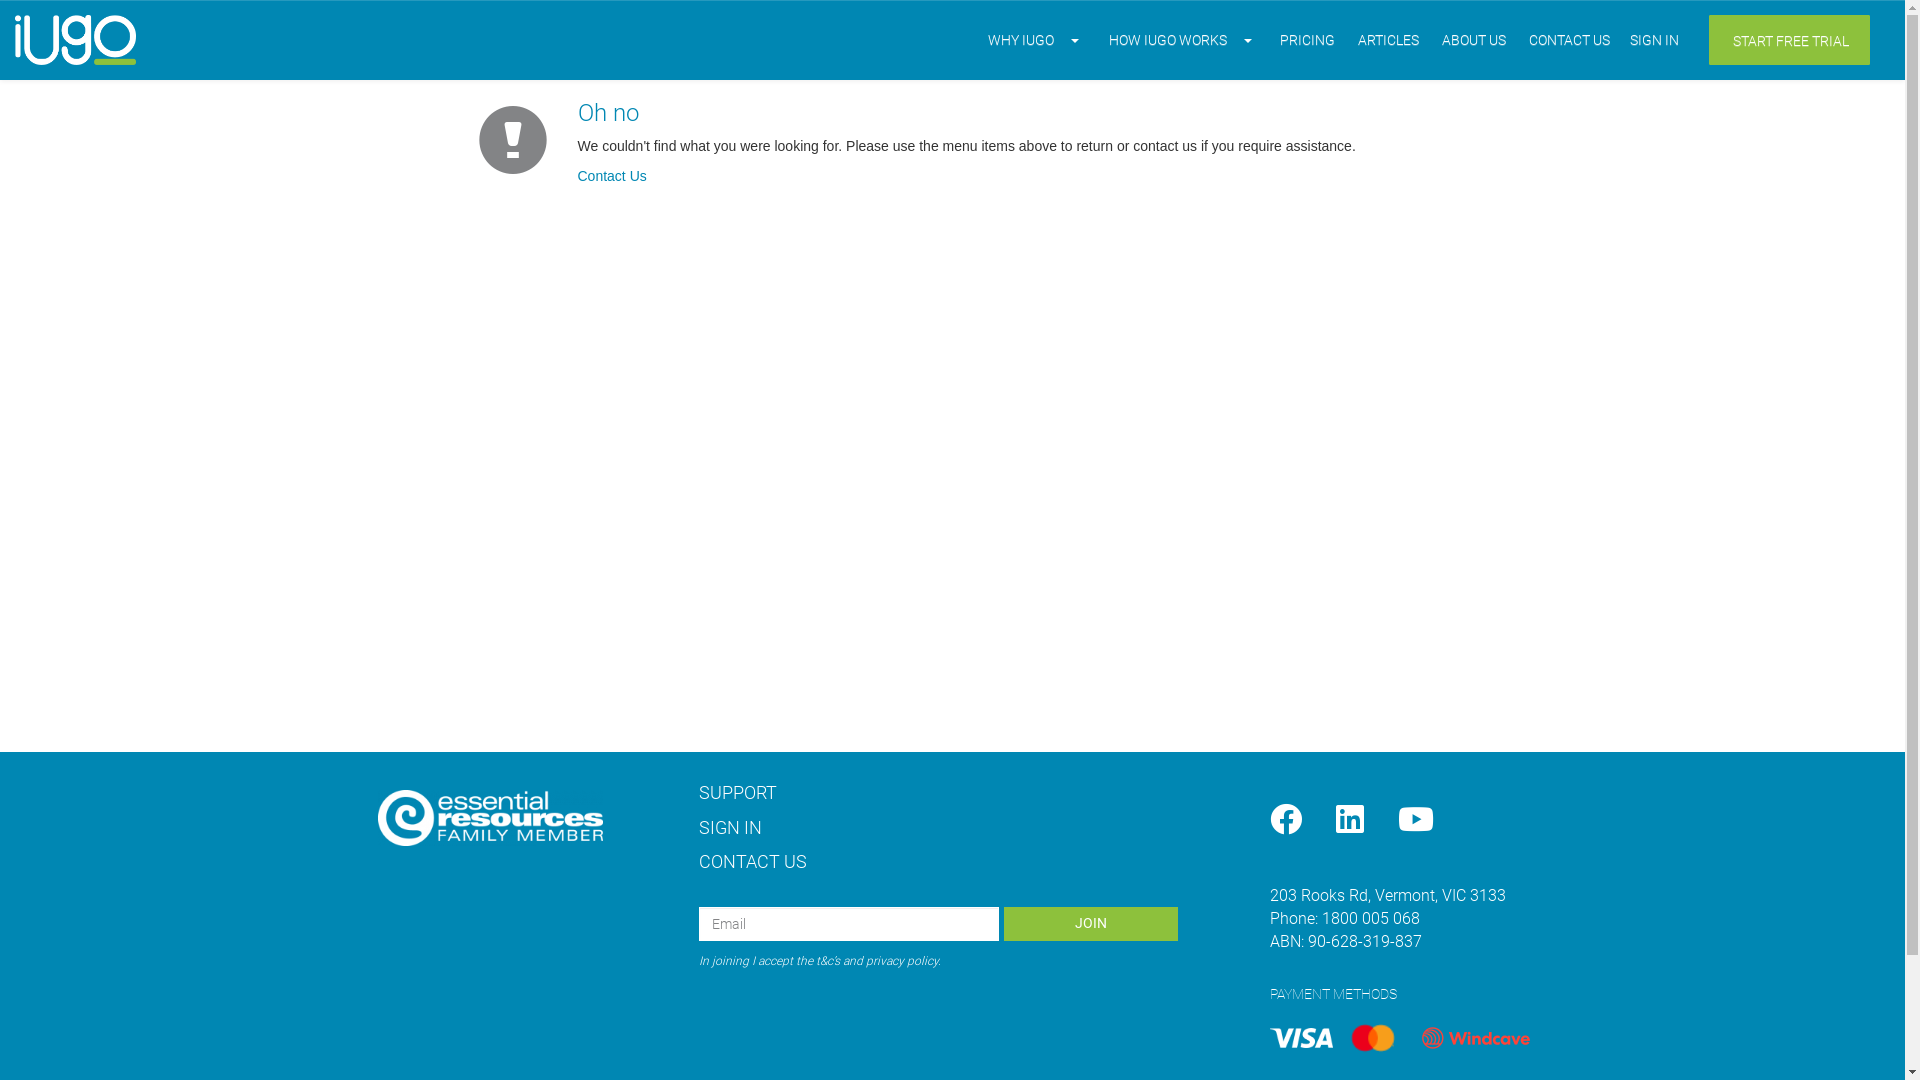 This screenshot has width=1920, height=1080. What do you see at coordinates (1707, 39) in the screenshot?
I see `'START FREE TRIAL'` at bounding box center [1707, 39].